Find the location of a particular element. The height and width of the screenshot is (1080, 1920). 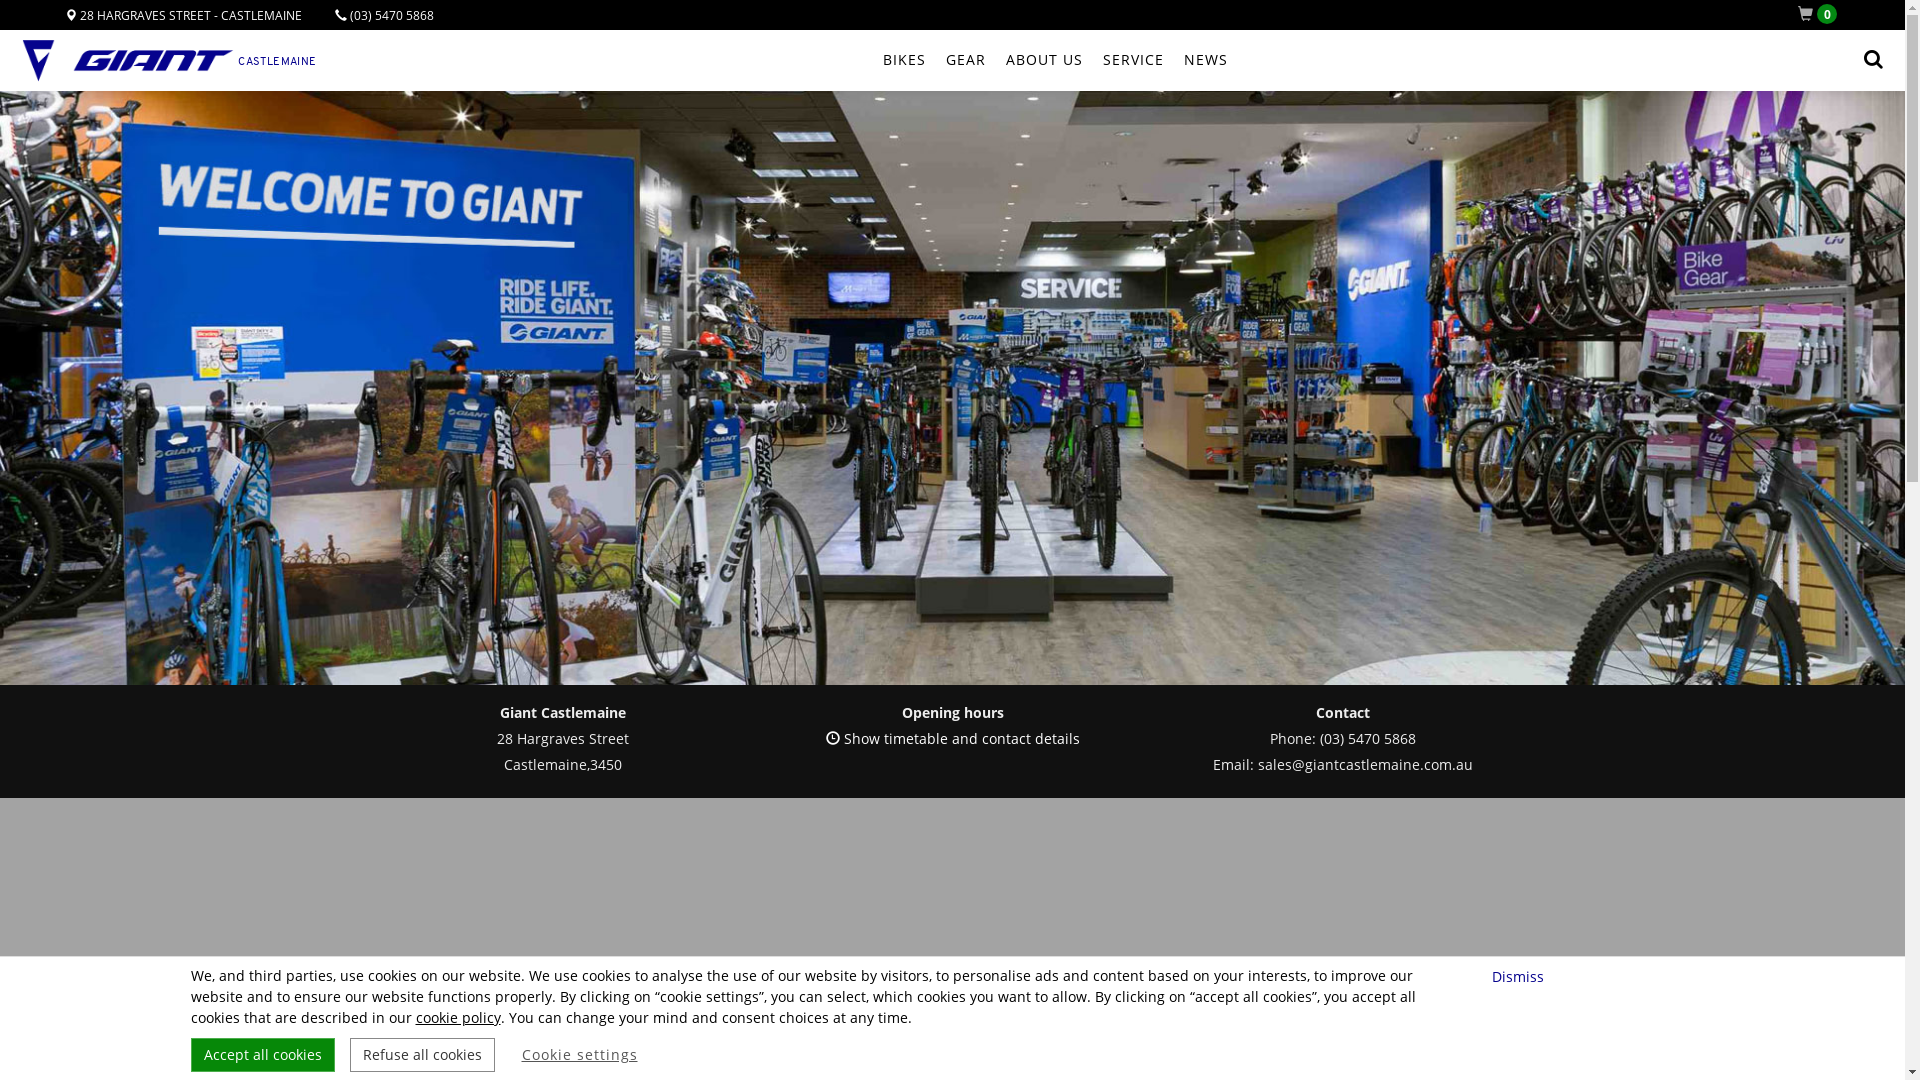

'NEWS' is located at coordinates (1204, 59).